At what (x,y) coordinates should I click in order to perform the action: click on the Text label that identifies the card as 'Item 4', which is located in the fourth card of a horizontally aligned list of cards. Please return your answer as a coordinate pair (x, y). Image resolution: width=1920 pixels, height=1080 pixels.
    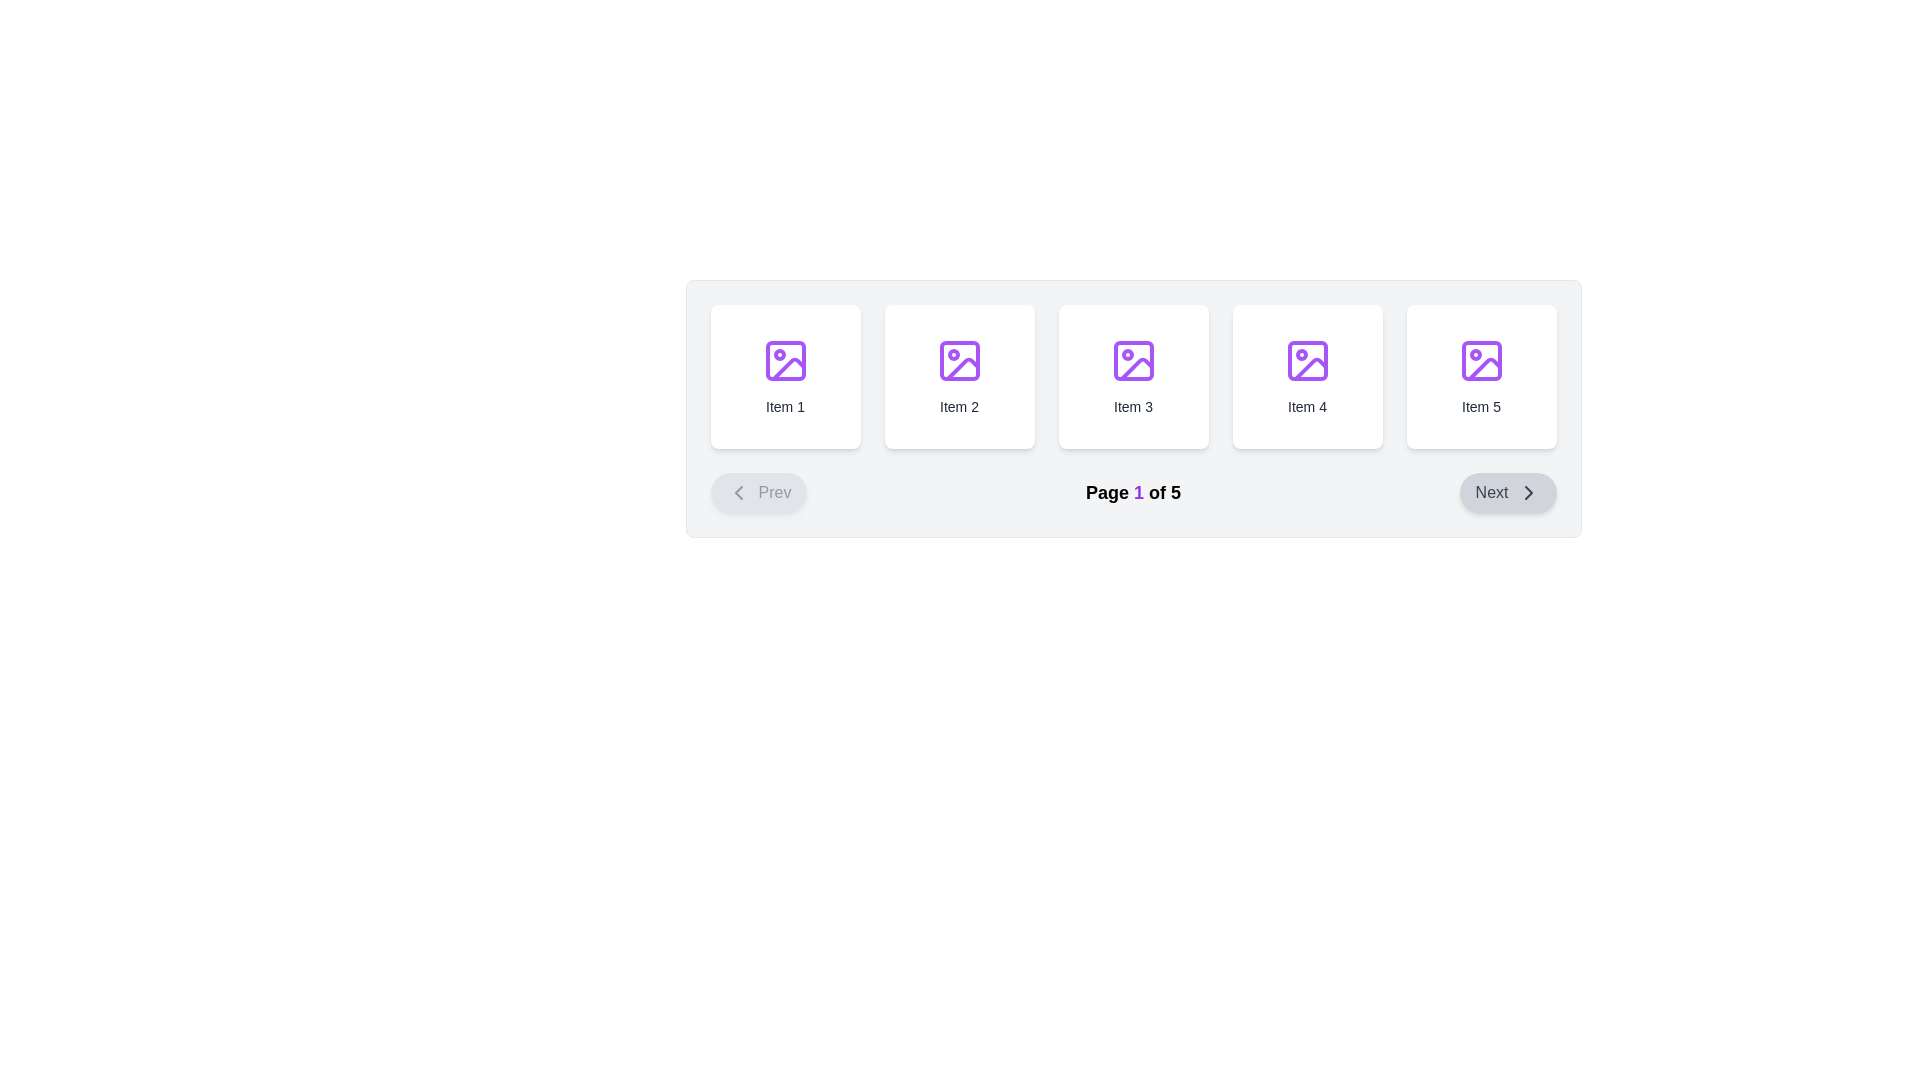
    Looking at the image, I should click on (1307, 406).